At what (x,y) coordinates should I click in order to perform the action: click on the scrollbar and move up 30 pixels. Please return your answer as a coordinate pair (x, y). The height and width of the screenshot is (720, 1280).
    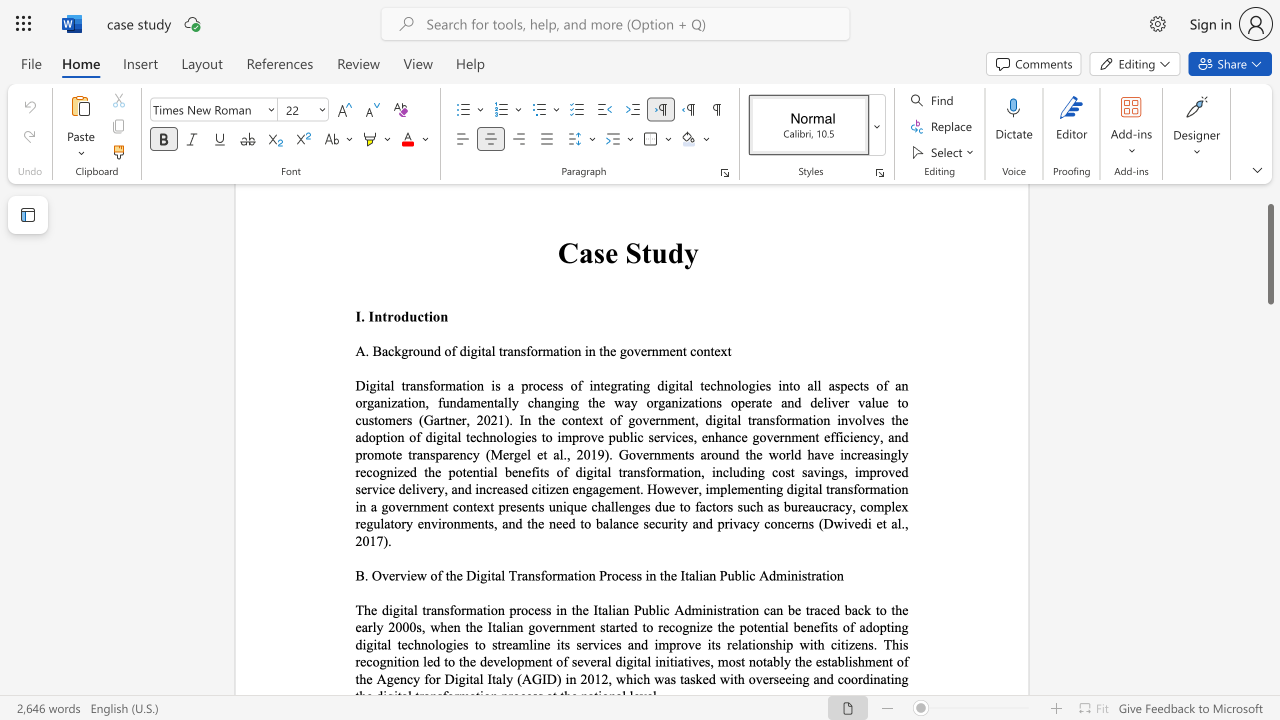
    Looking at the image, I should click on (1269, 253).